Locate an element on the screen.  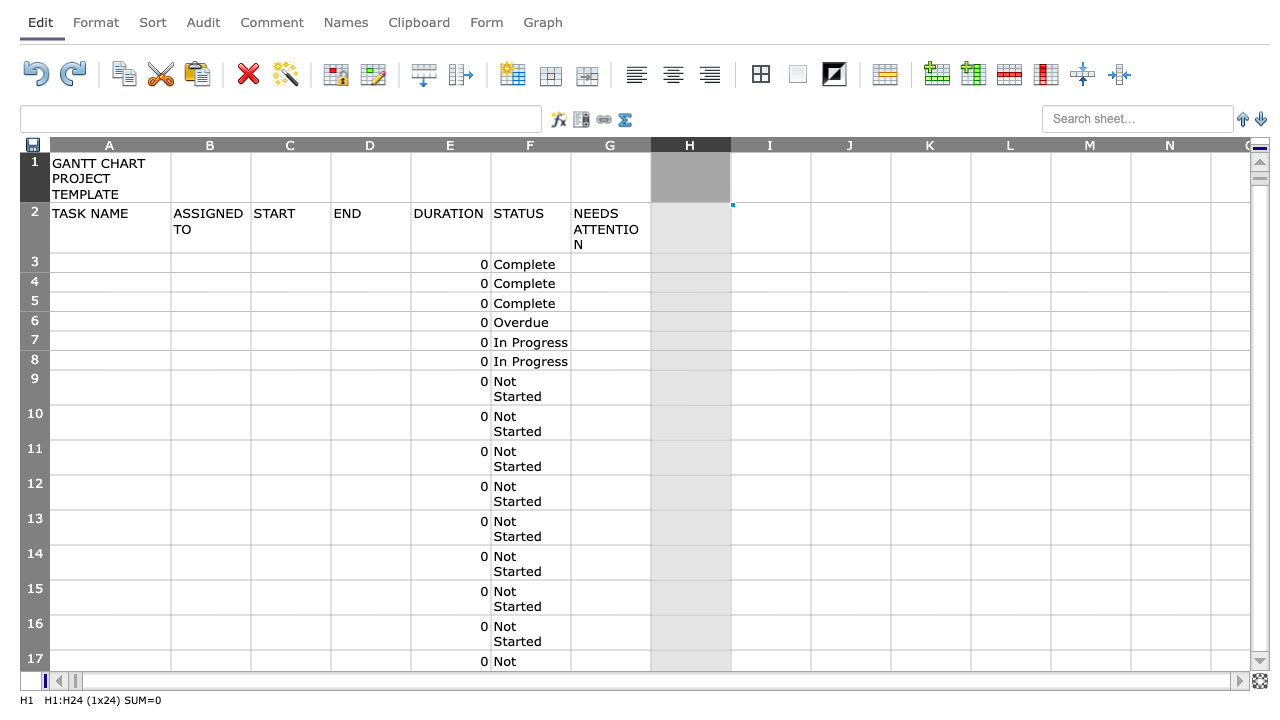
column J's width resize handle is located at coordinates (890, 143).